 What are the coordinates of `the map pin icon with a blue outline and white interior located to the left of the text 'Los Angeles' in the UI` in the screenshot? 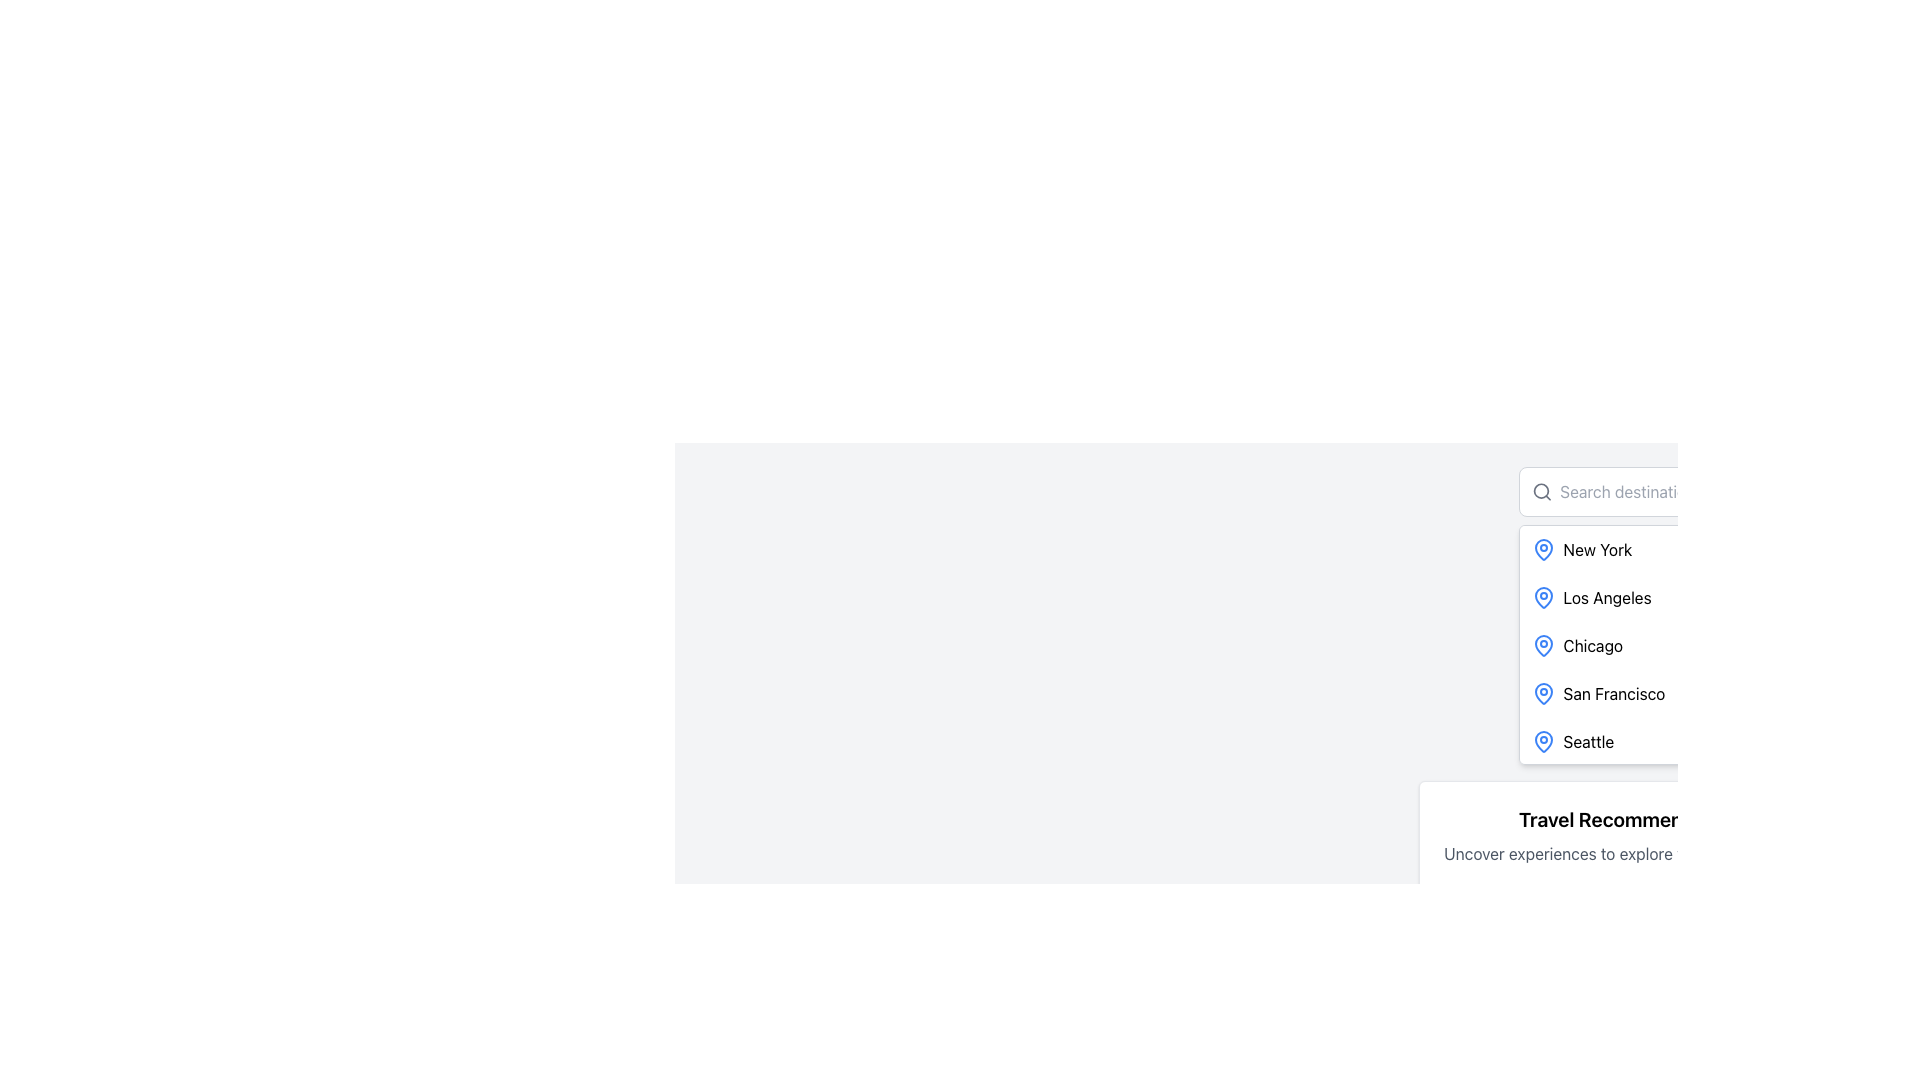 It's located at (1542, 596).